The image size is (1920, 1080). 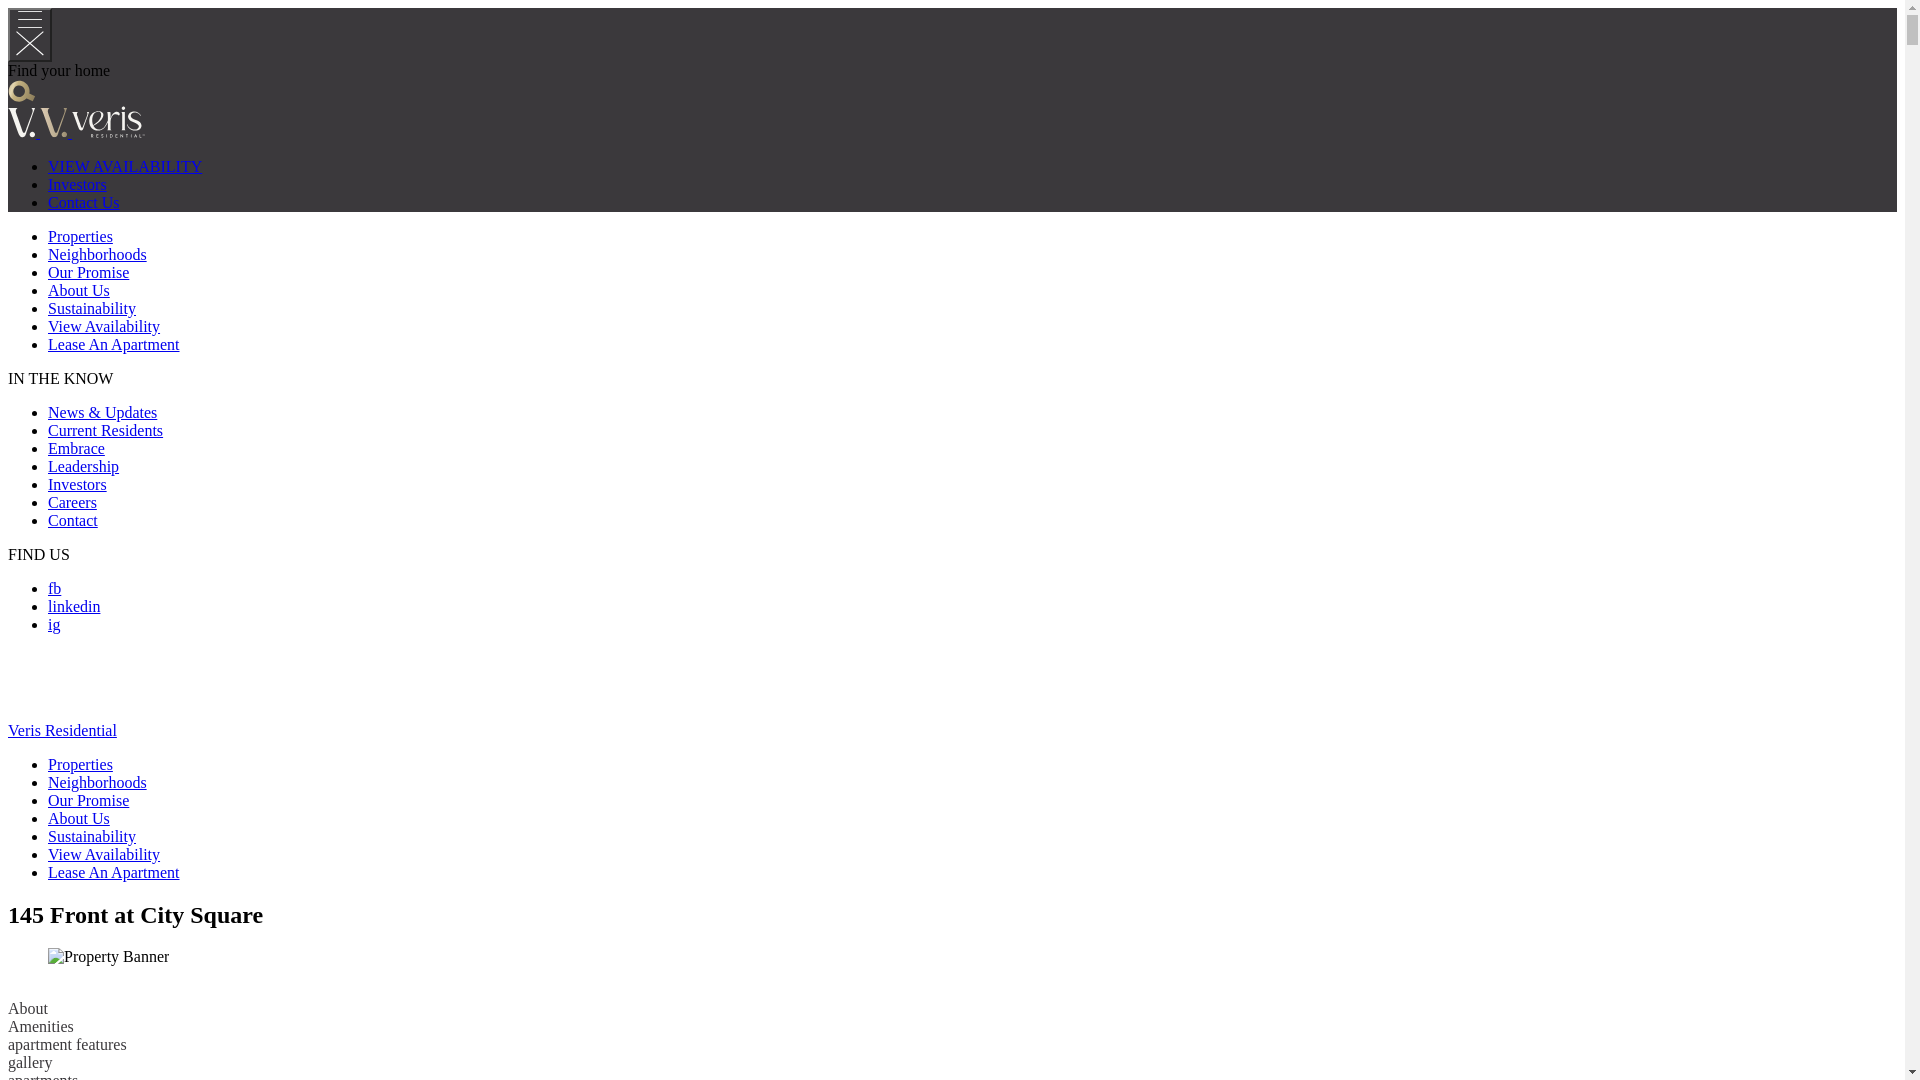 I want to click on 'Current Residents', so click(x=104, y=429).